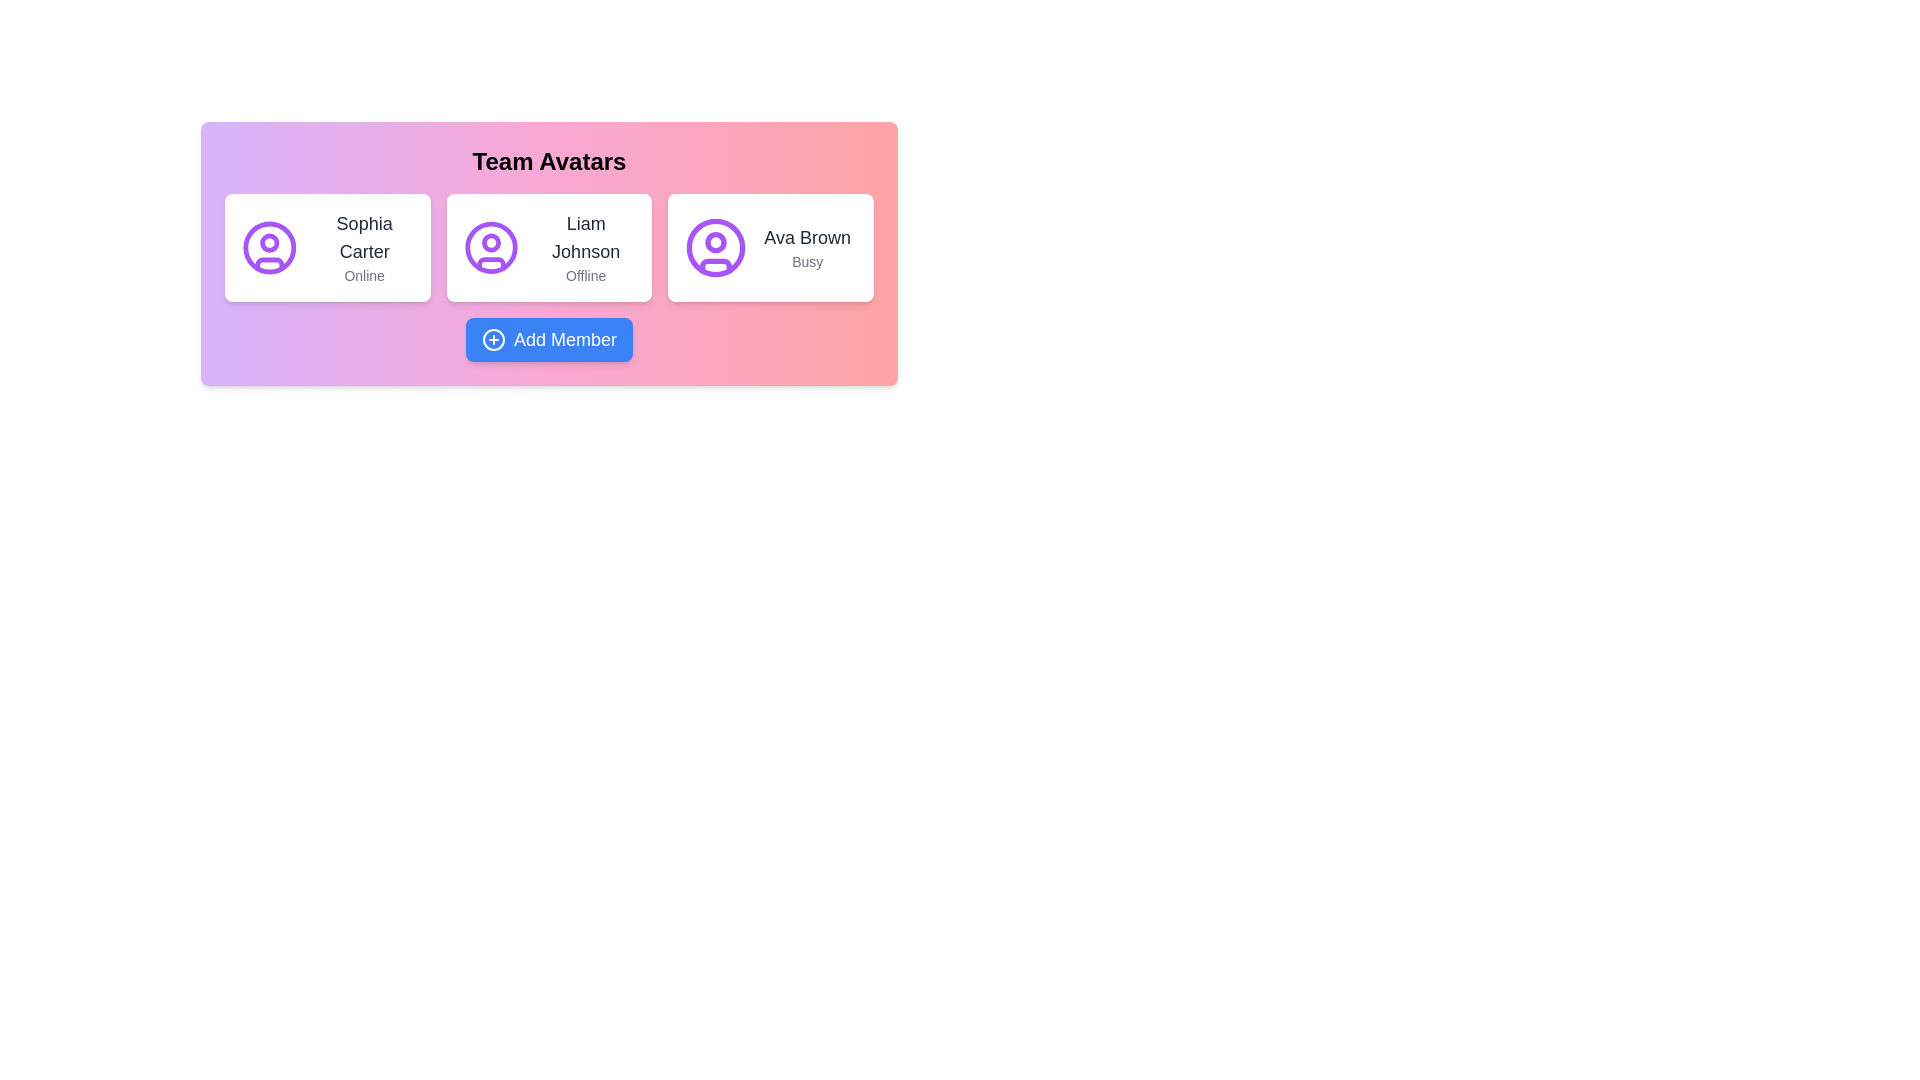 This screenshot has width=1920, height=1080. Describe the element at coordinates (807, 261) in the screenshot. I see `the status indicator text label located beneath the name 'Ava Brown' in the rightmost card` at that location.